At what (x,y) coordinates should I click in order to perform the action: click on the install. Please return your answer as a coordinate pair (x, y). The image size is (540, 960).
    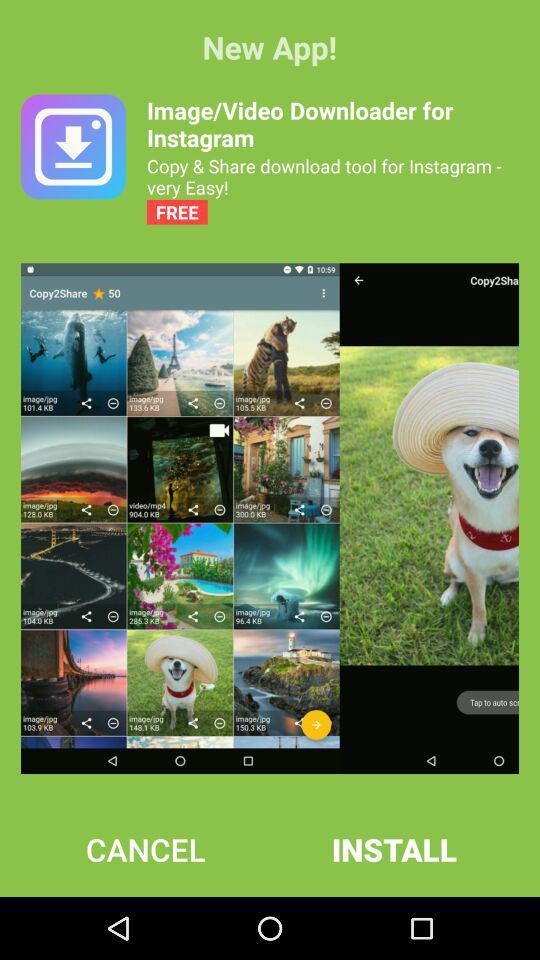
    Looking at the image, I should click on (394, 848).